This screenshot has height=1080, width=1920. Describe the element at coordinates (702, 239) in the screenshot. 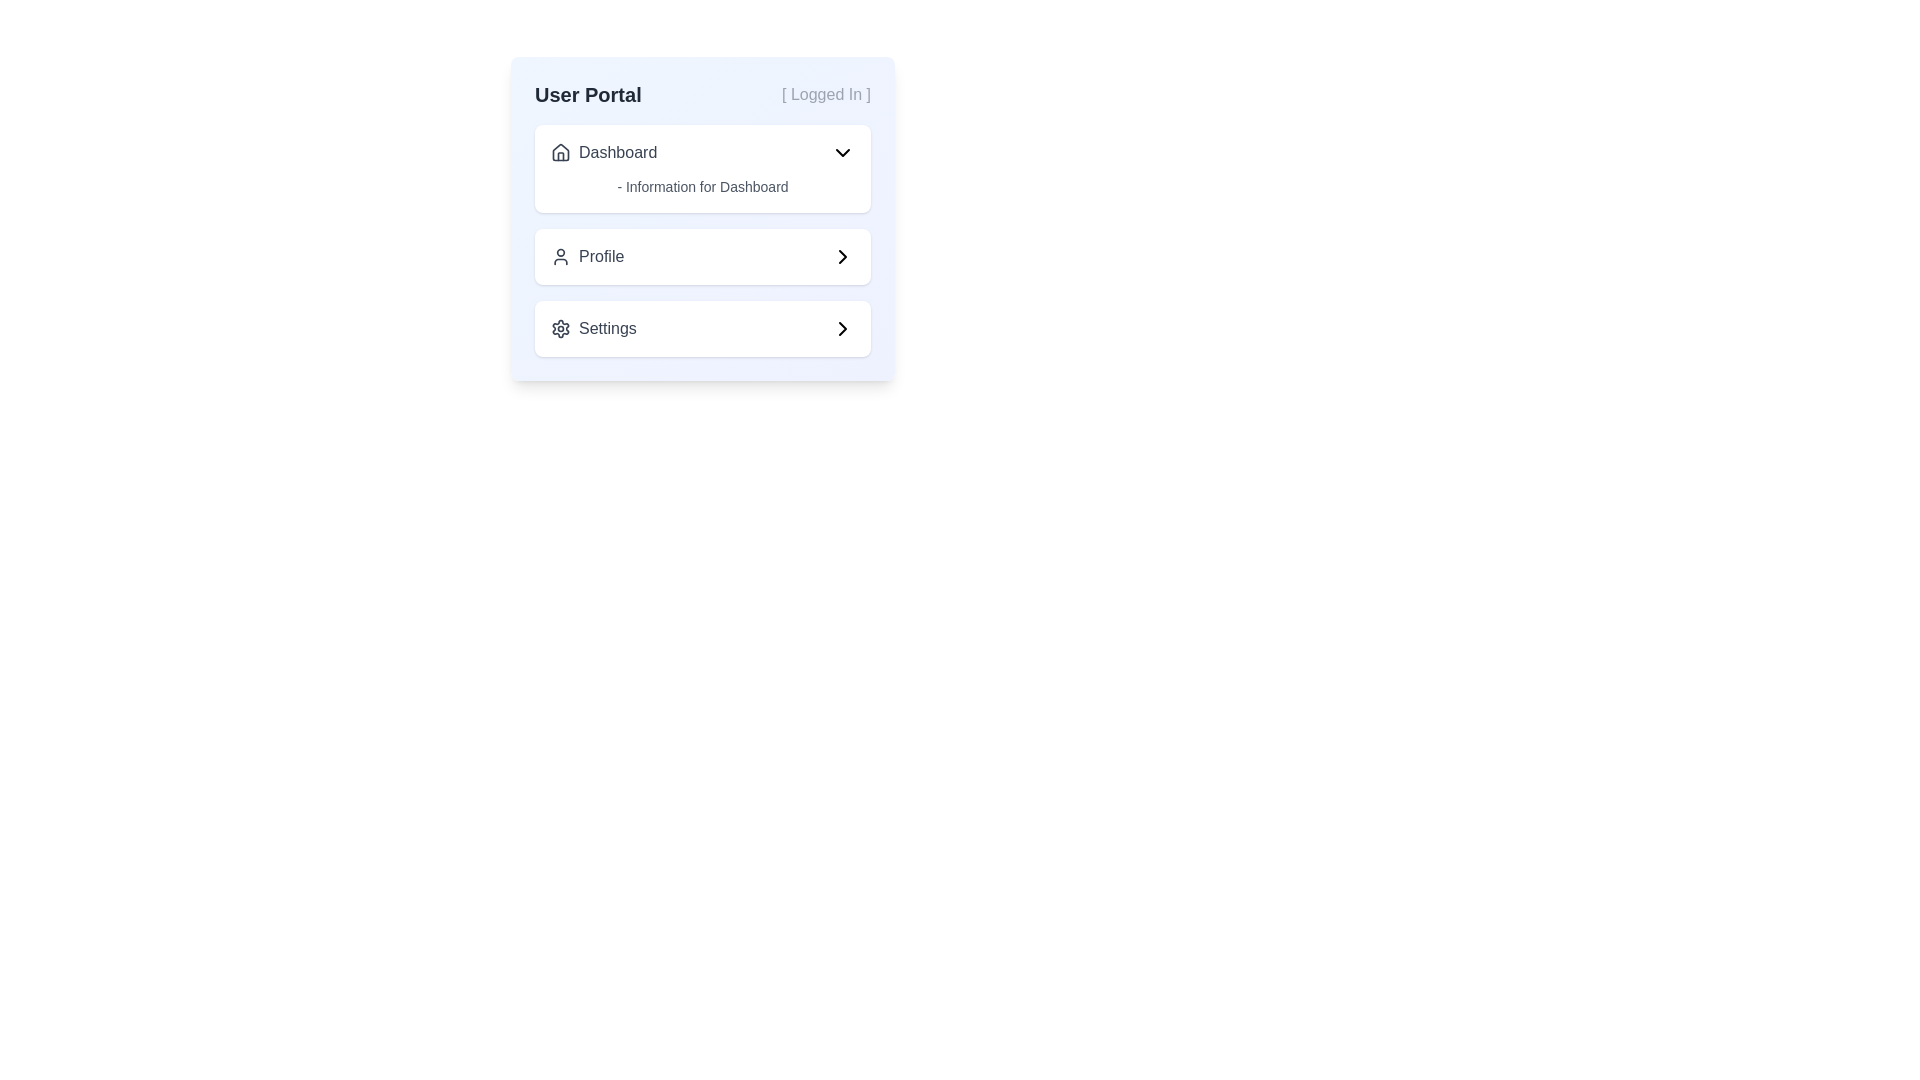

I see `the Navigation button located in the middle of the vertical list under 'User Portal'` at that location.